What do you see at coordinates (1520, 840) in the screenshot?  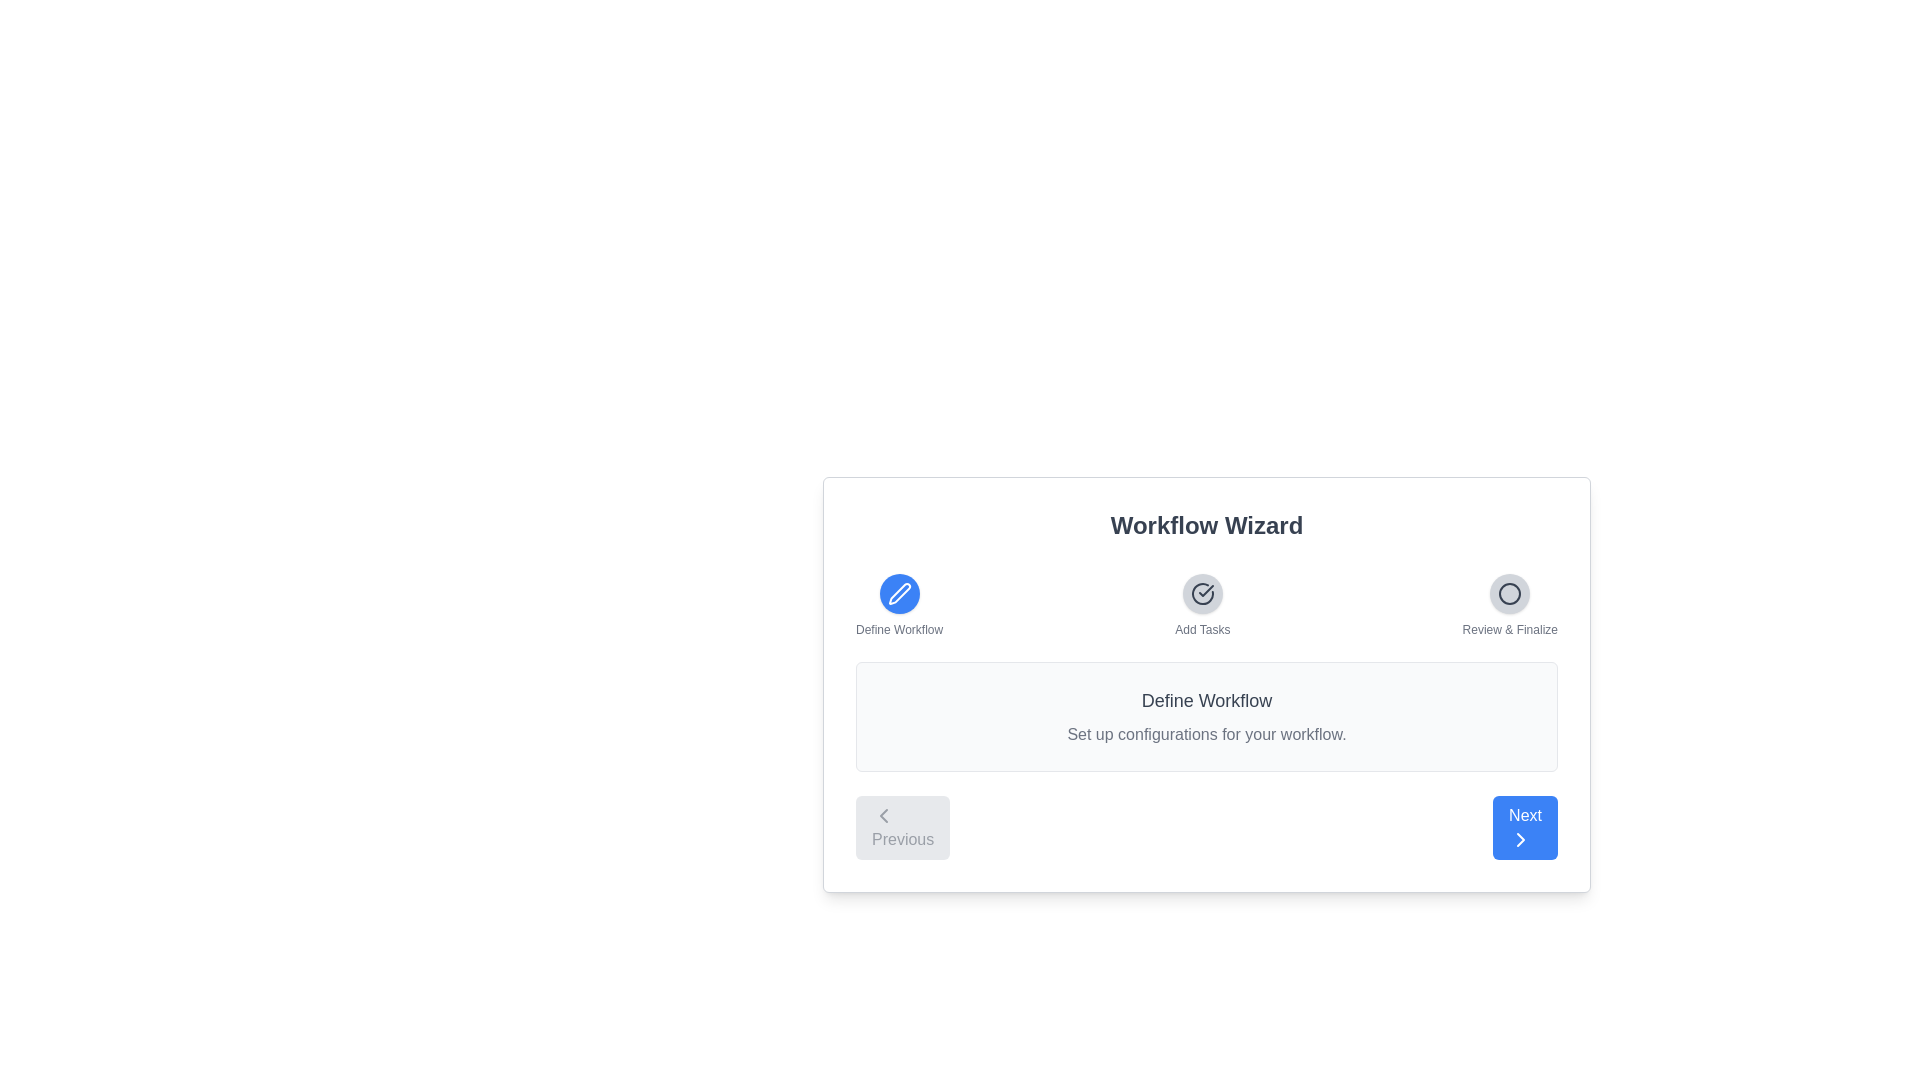 I see `the status of the chevron icon located inside the blue 'Next' button at the bottom-right corner of the card-like interface` at bounding box center [1520, 840].